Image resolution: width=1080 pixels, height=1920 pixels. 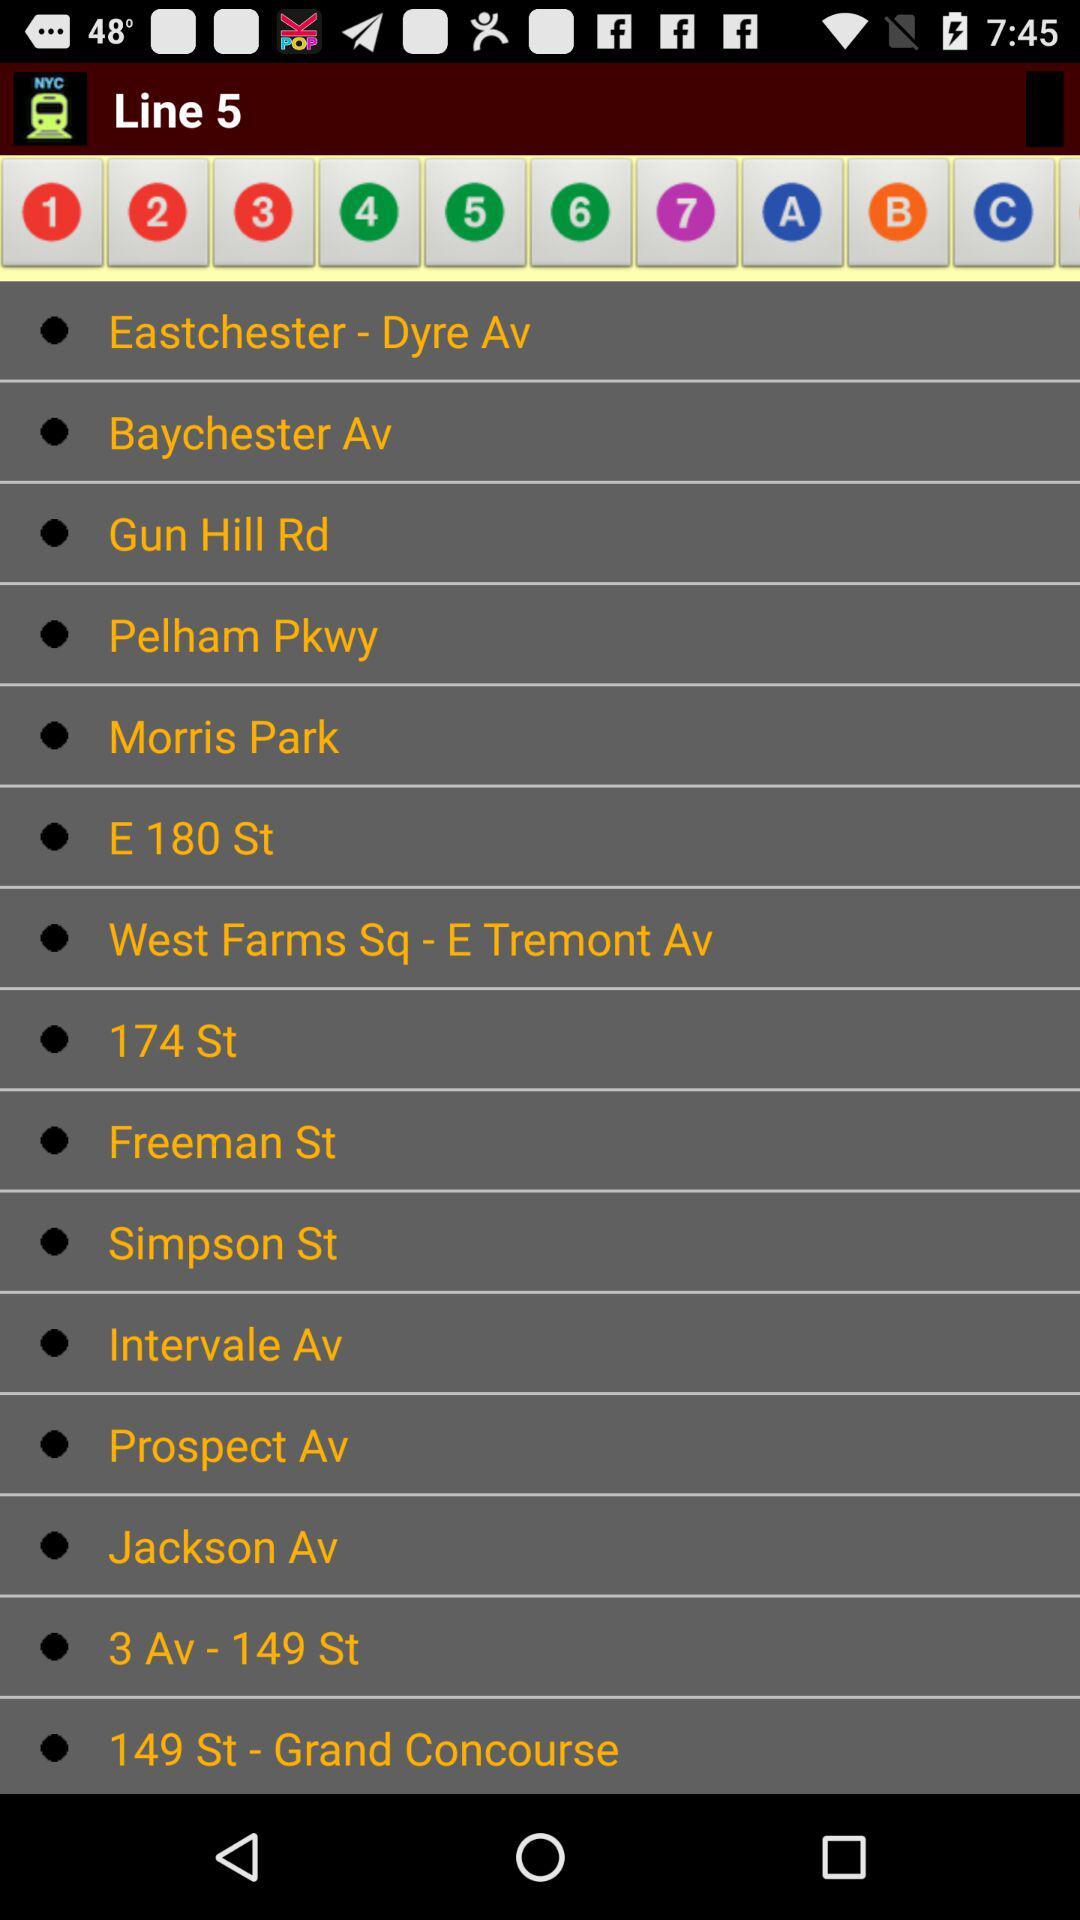 What do you see at coordinates (593, 1039) in the screenshot?
I see `app below the west farms sq icon` at bounding box center [593, 1039].